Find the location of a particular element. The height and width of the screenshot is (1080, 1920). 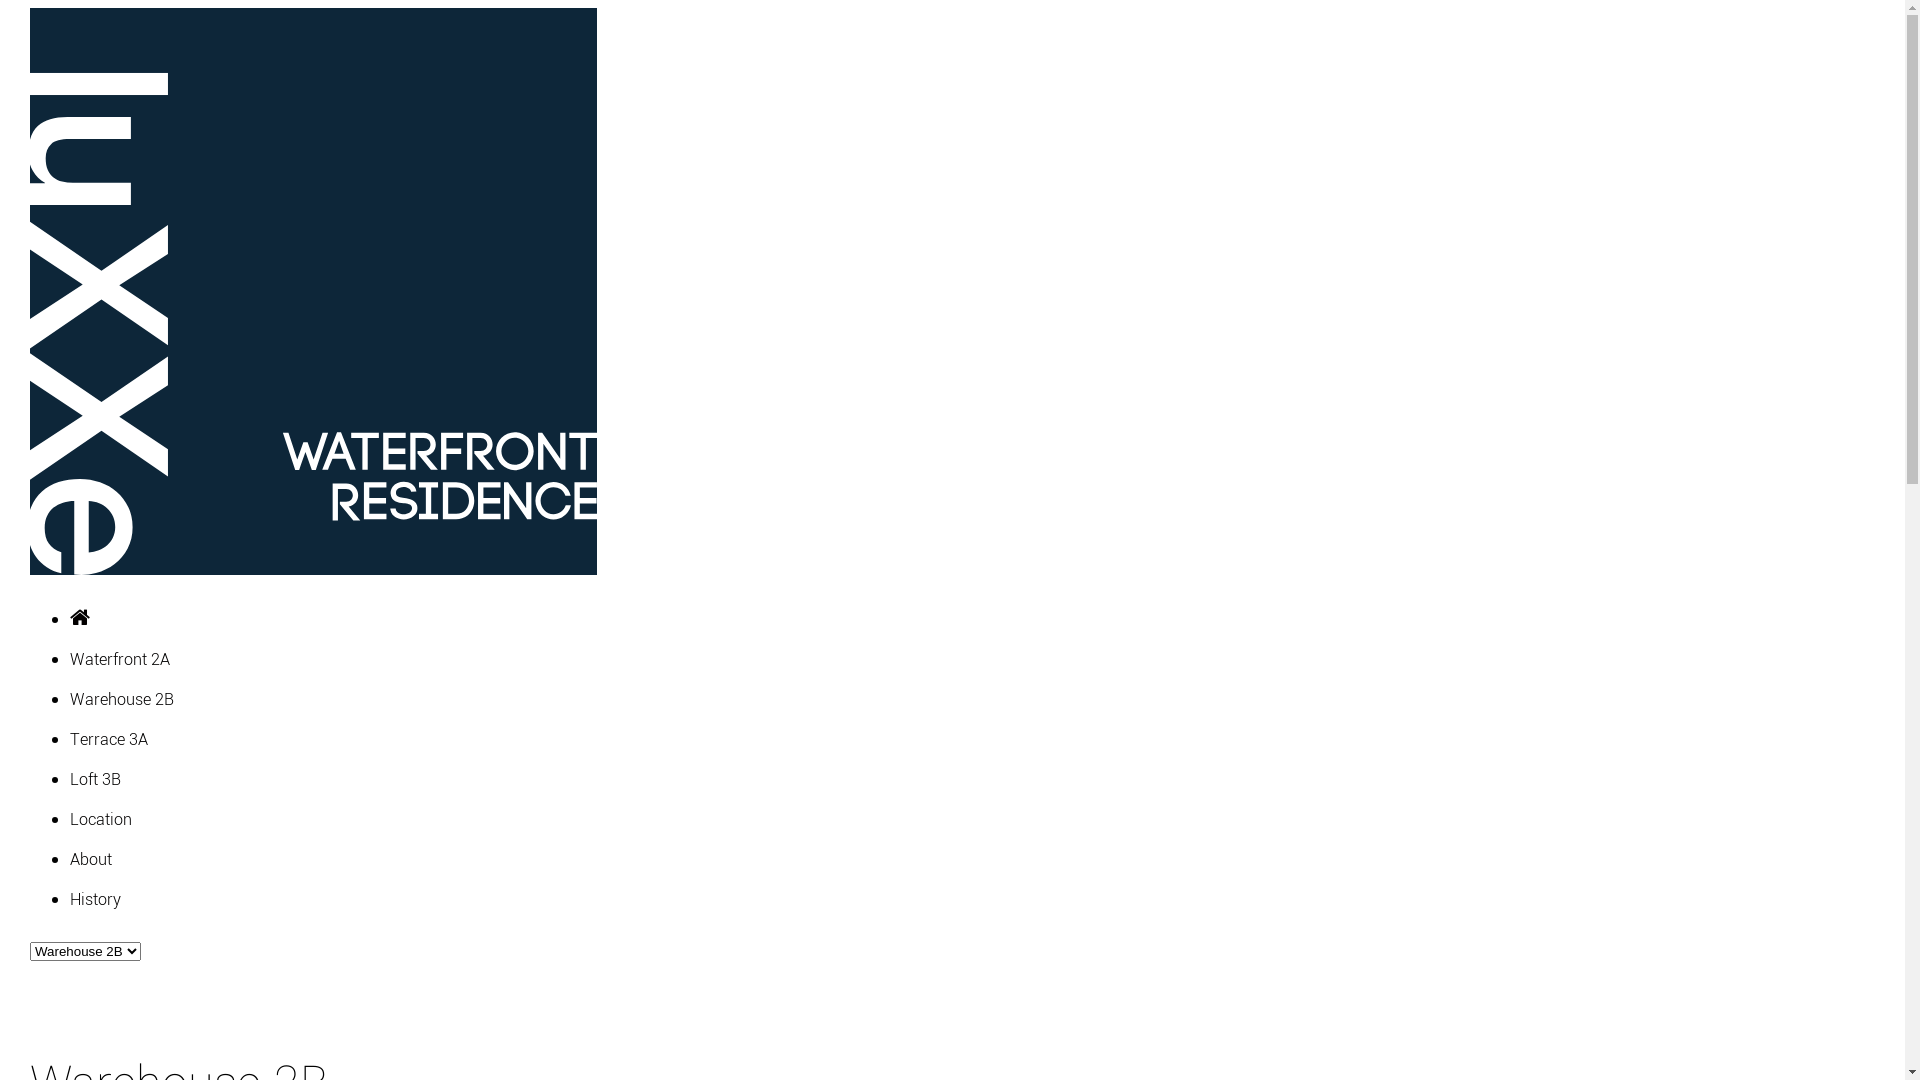

'History' is located at coordinates (94, 898).